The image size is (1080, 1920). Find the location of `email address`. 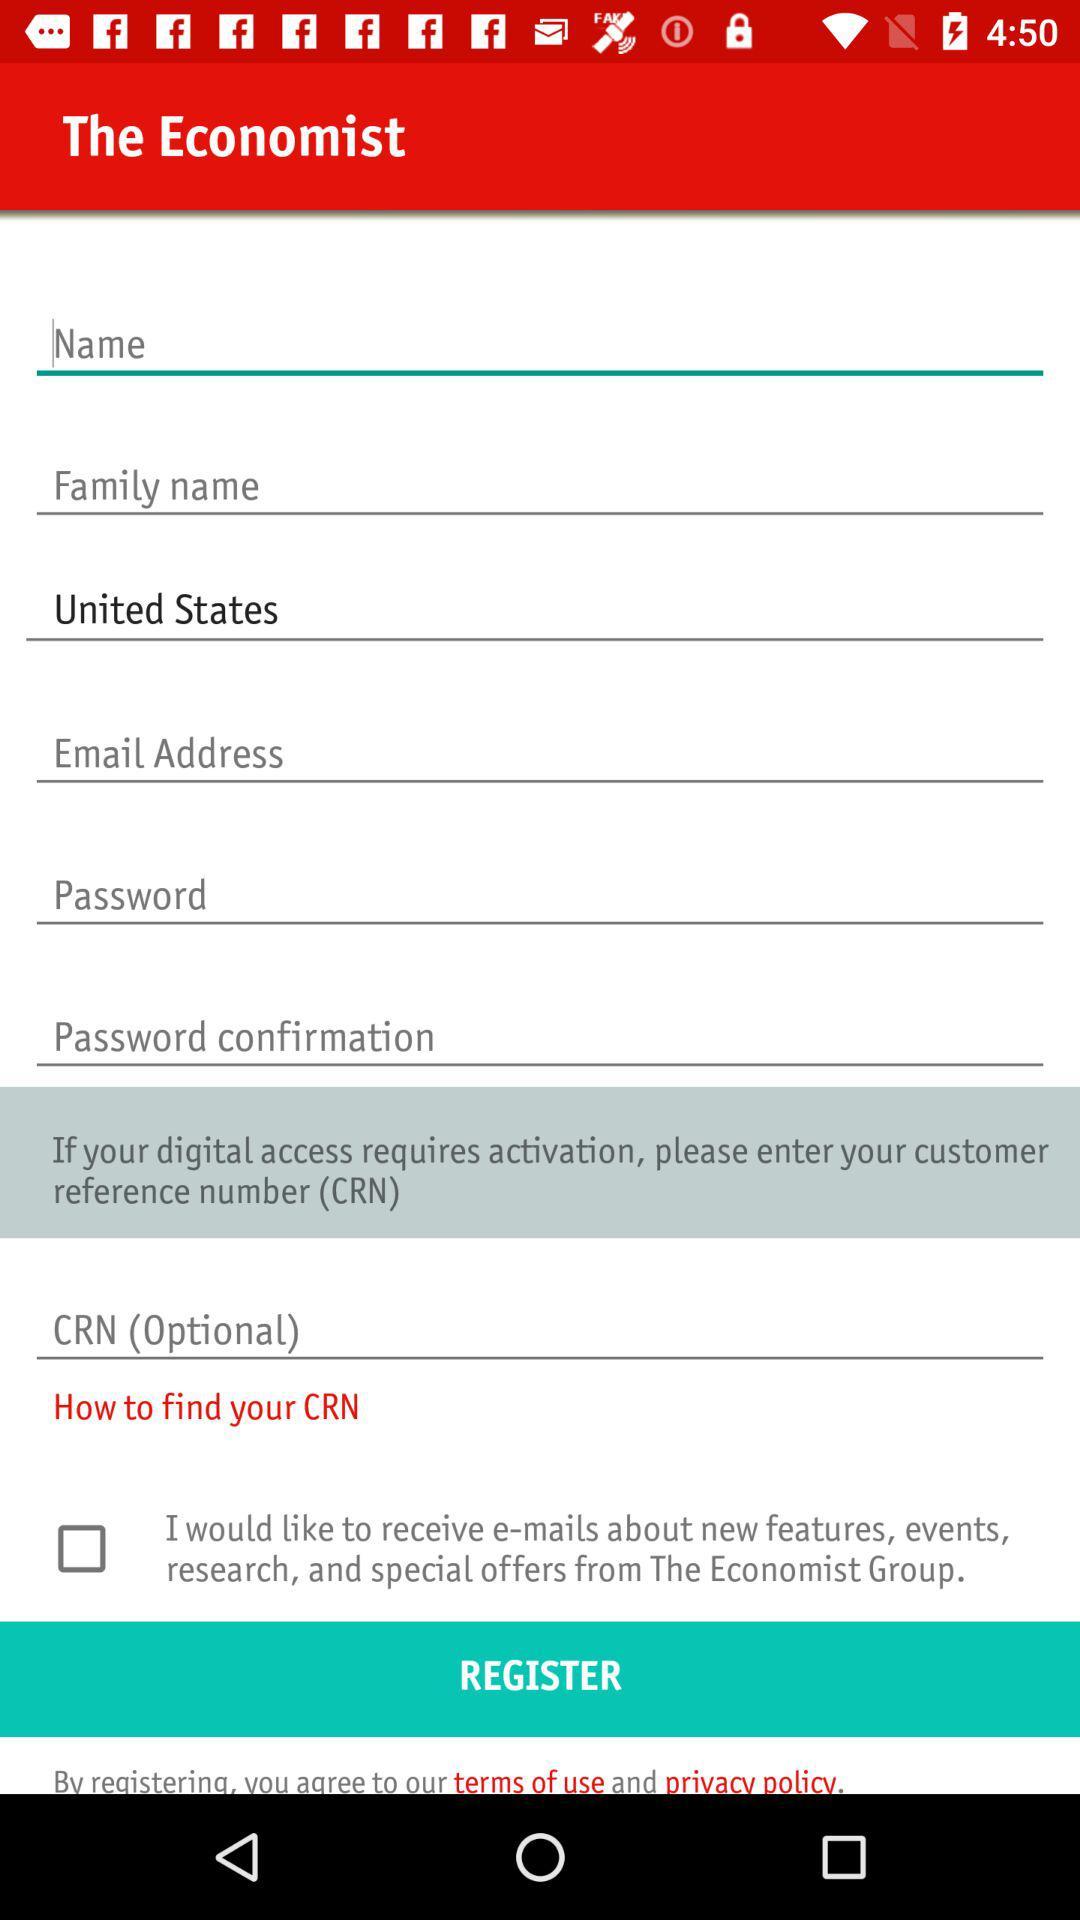

email address is located at coordinates (540, 731).